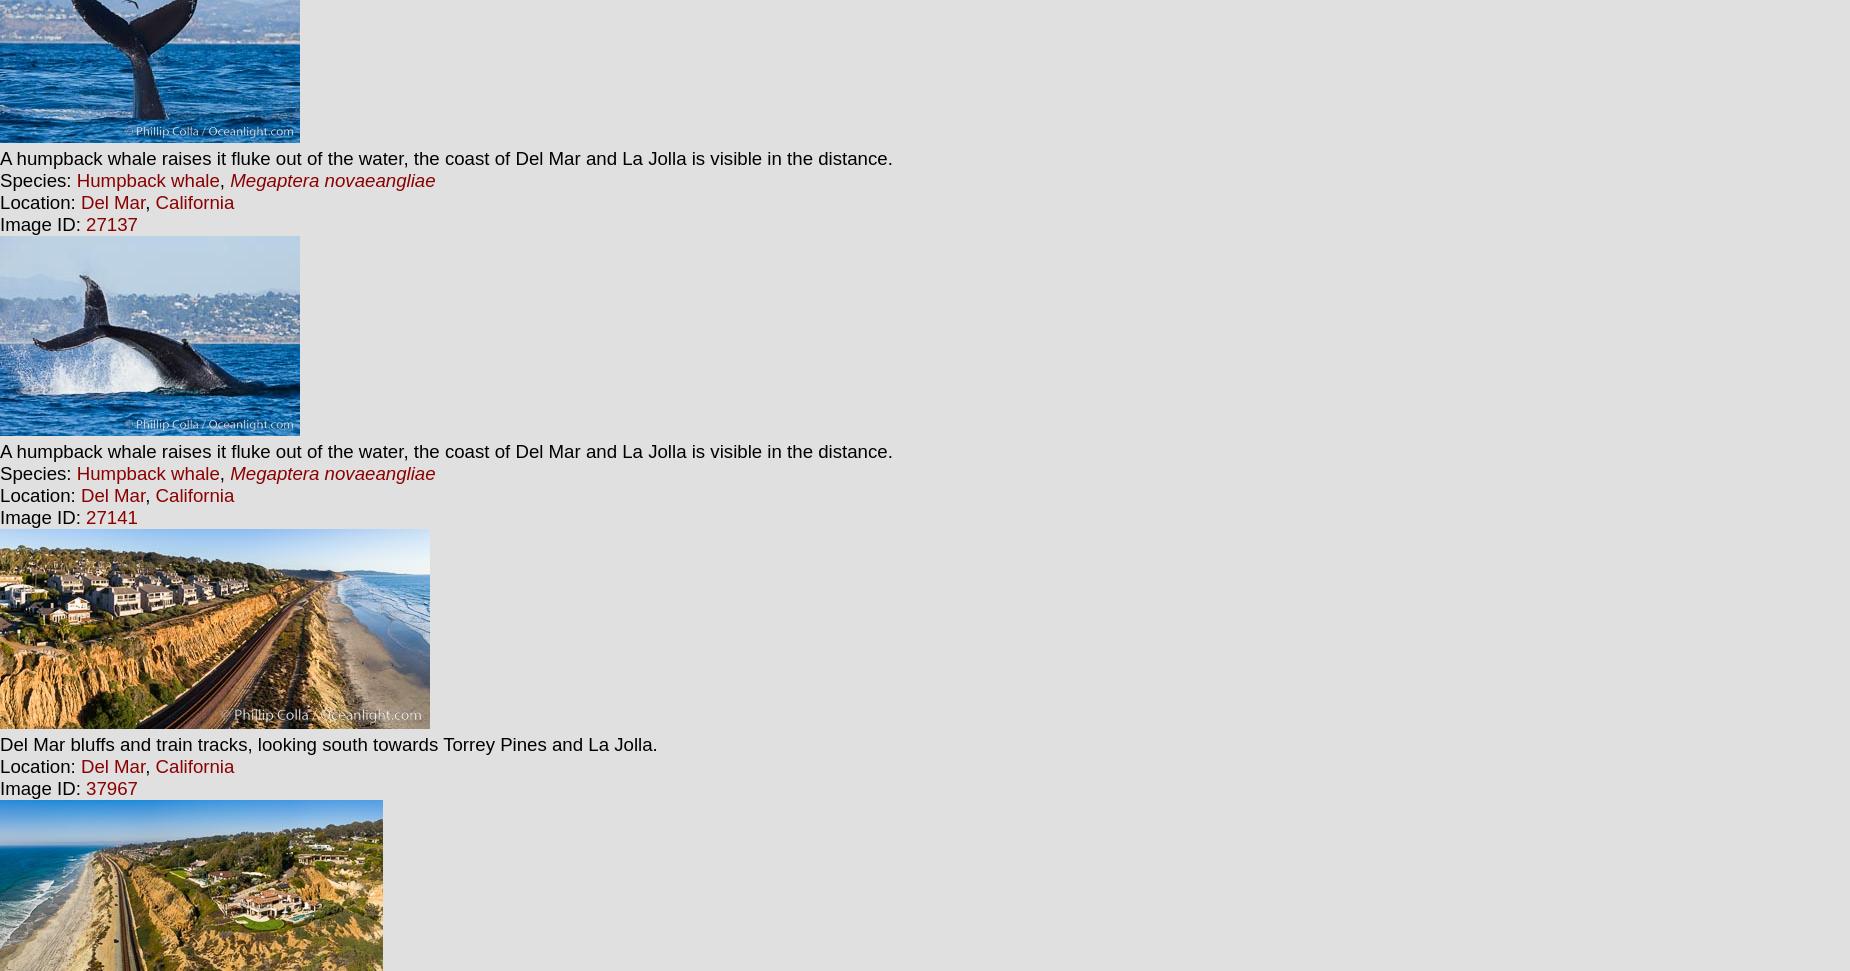 This screenshot has height=971, width=1850. Describe the element at coordinates (327, 743) in the screenshot. I see `'Del Mar bluffs and train tracks, looking south towards Torrey Pines and La Jolla.'` at that location.